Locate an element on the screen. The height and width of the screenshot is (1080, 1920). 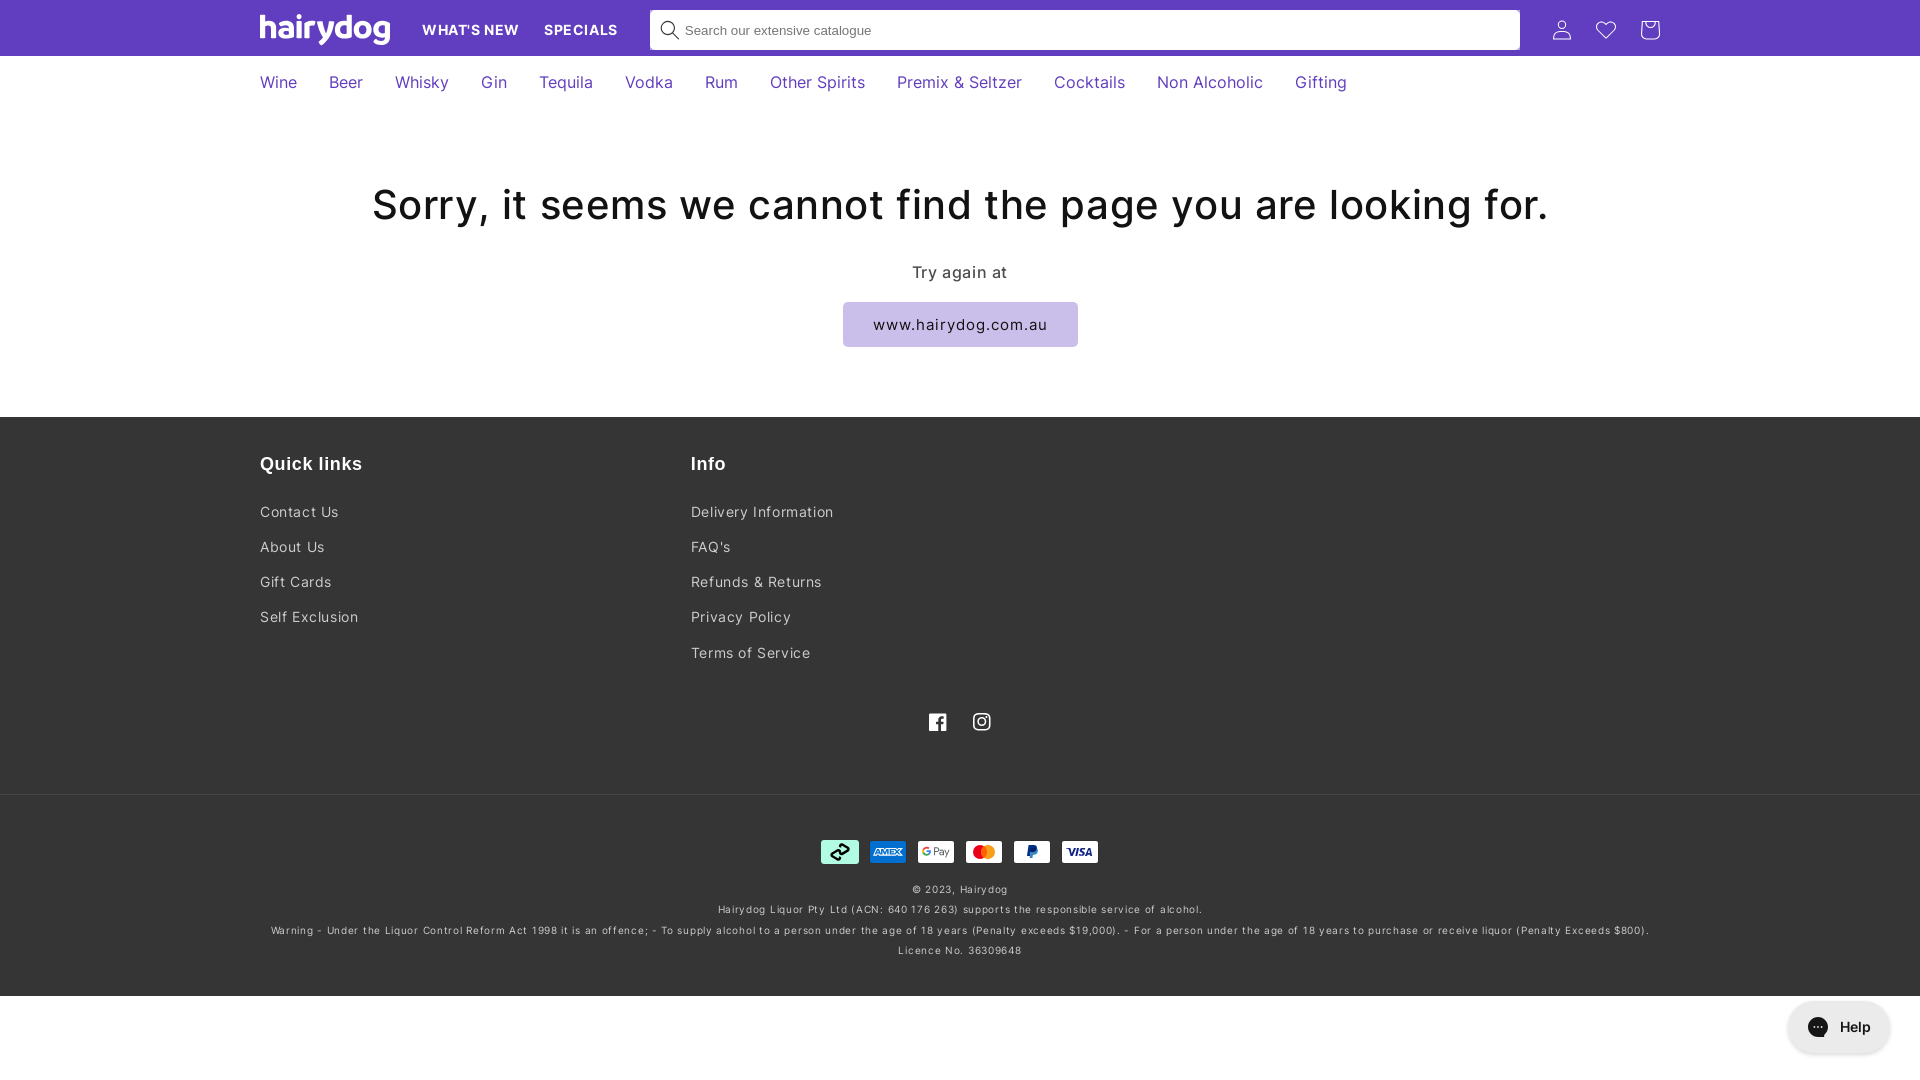
'WHAT'S NEW' is located at coordinates (408, 30).